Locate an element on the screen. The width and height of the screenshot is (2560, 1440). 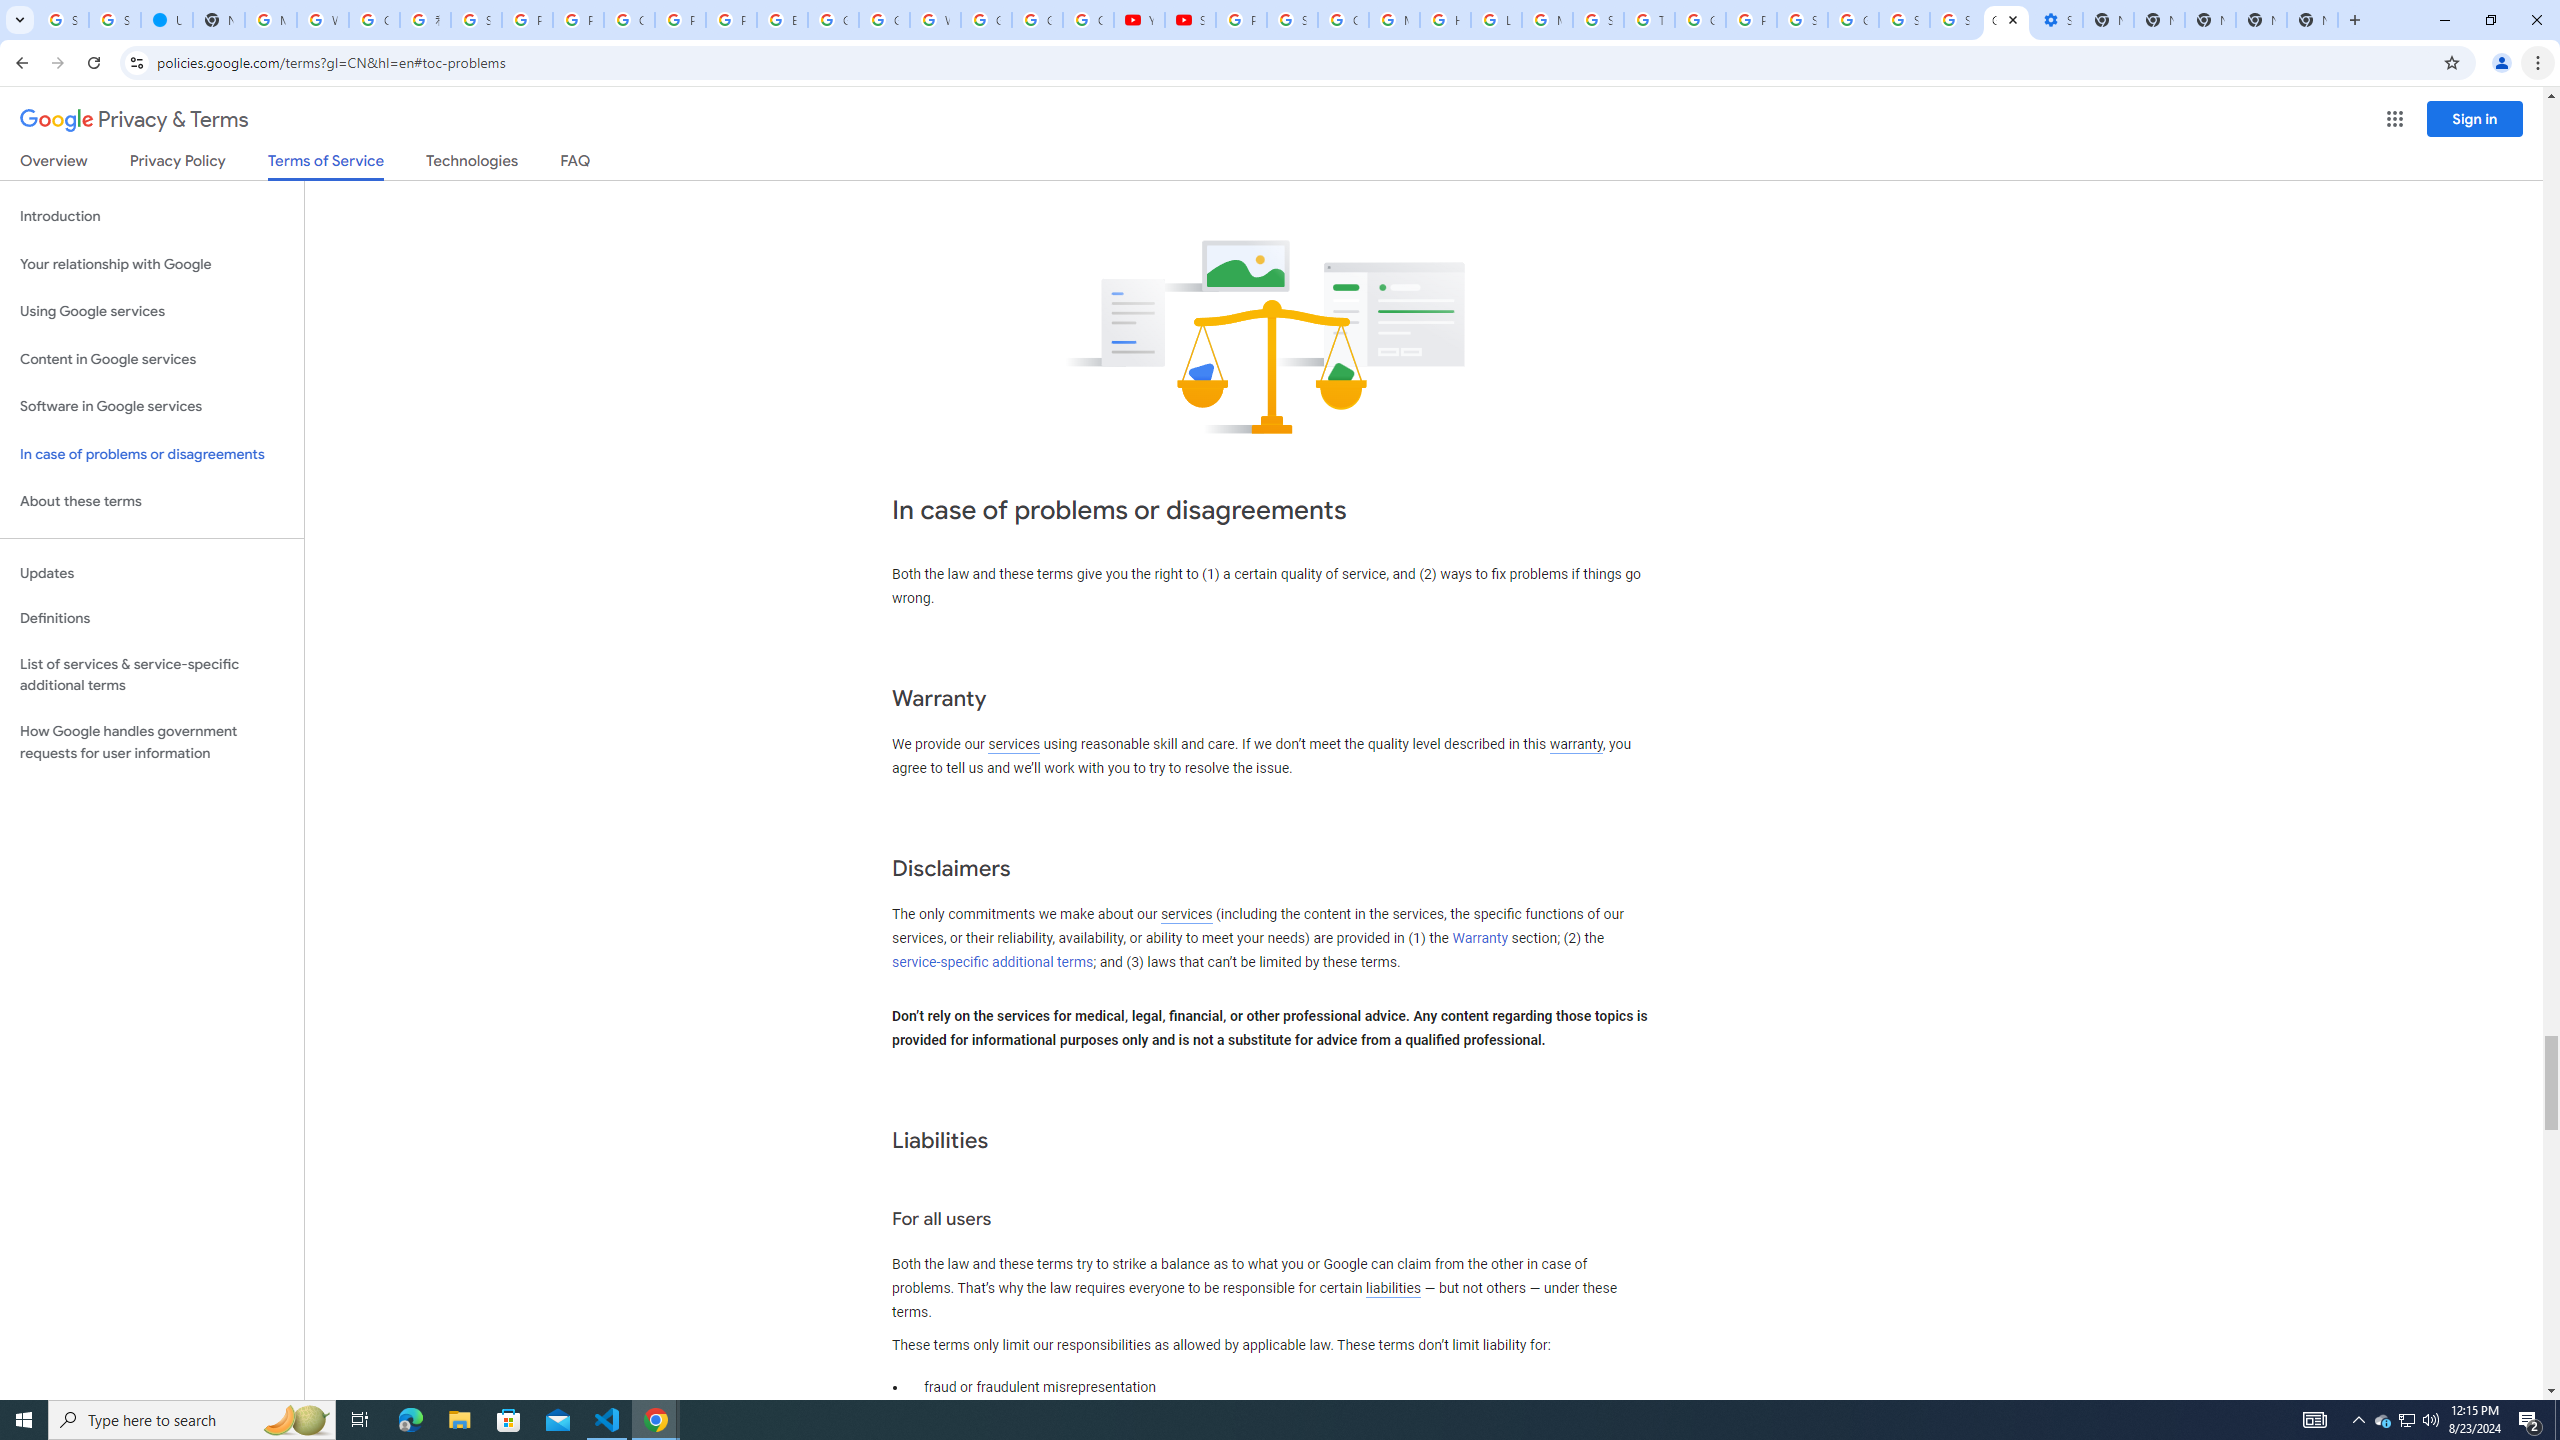
'Definitions' is located at coordinates (151, 618).